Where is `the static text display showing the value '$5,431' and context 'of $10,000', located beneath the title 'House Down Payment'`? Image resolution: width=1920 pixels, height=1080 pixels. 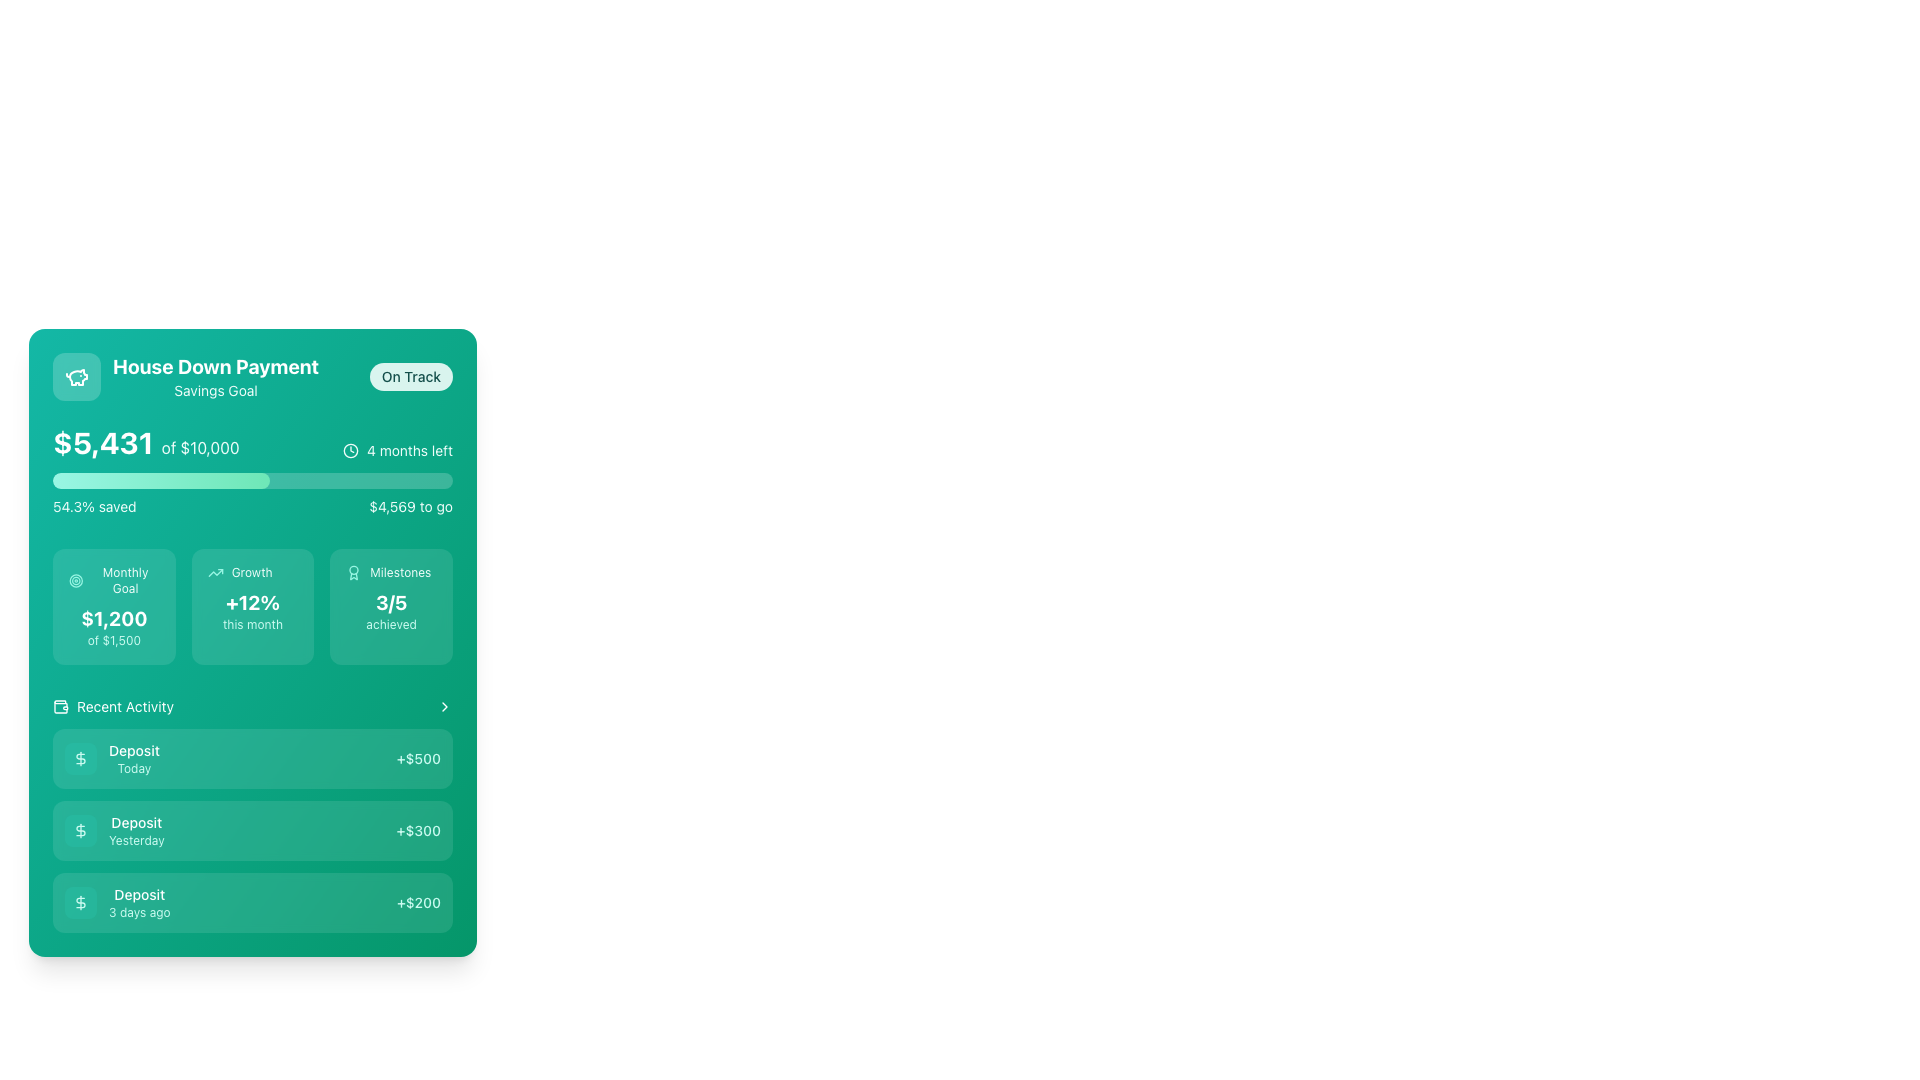
the static text display showing the value '$5,431' and context 'of $10,000', located beneath the title 'House Down Payment' is located at coordinates (145, 442).